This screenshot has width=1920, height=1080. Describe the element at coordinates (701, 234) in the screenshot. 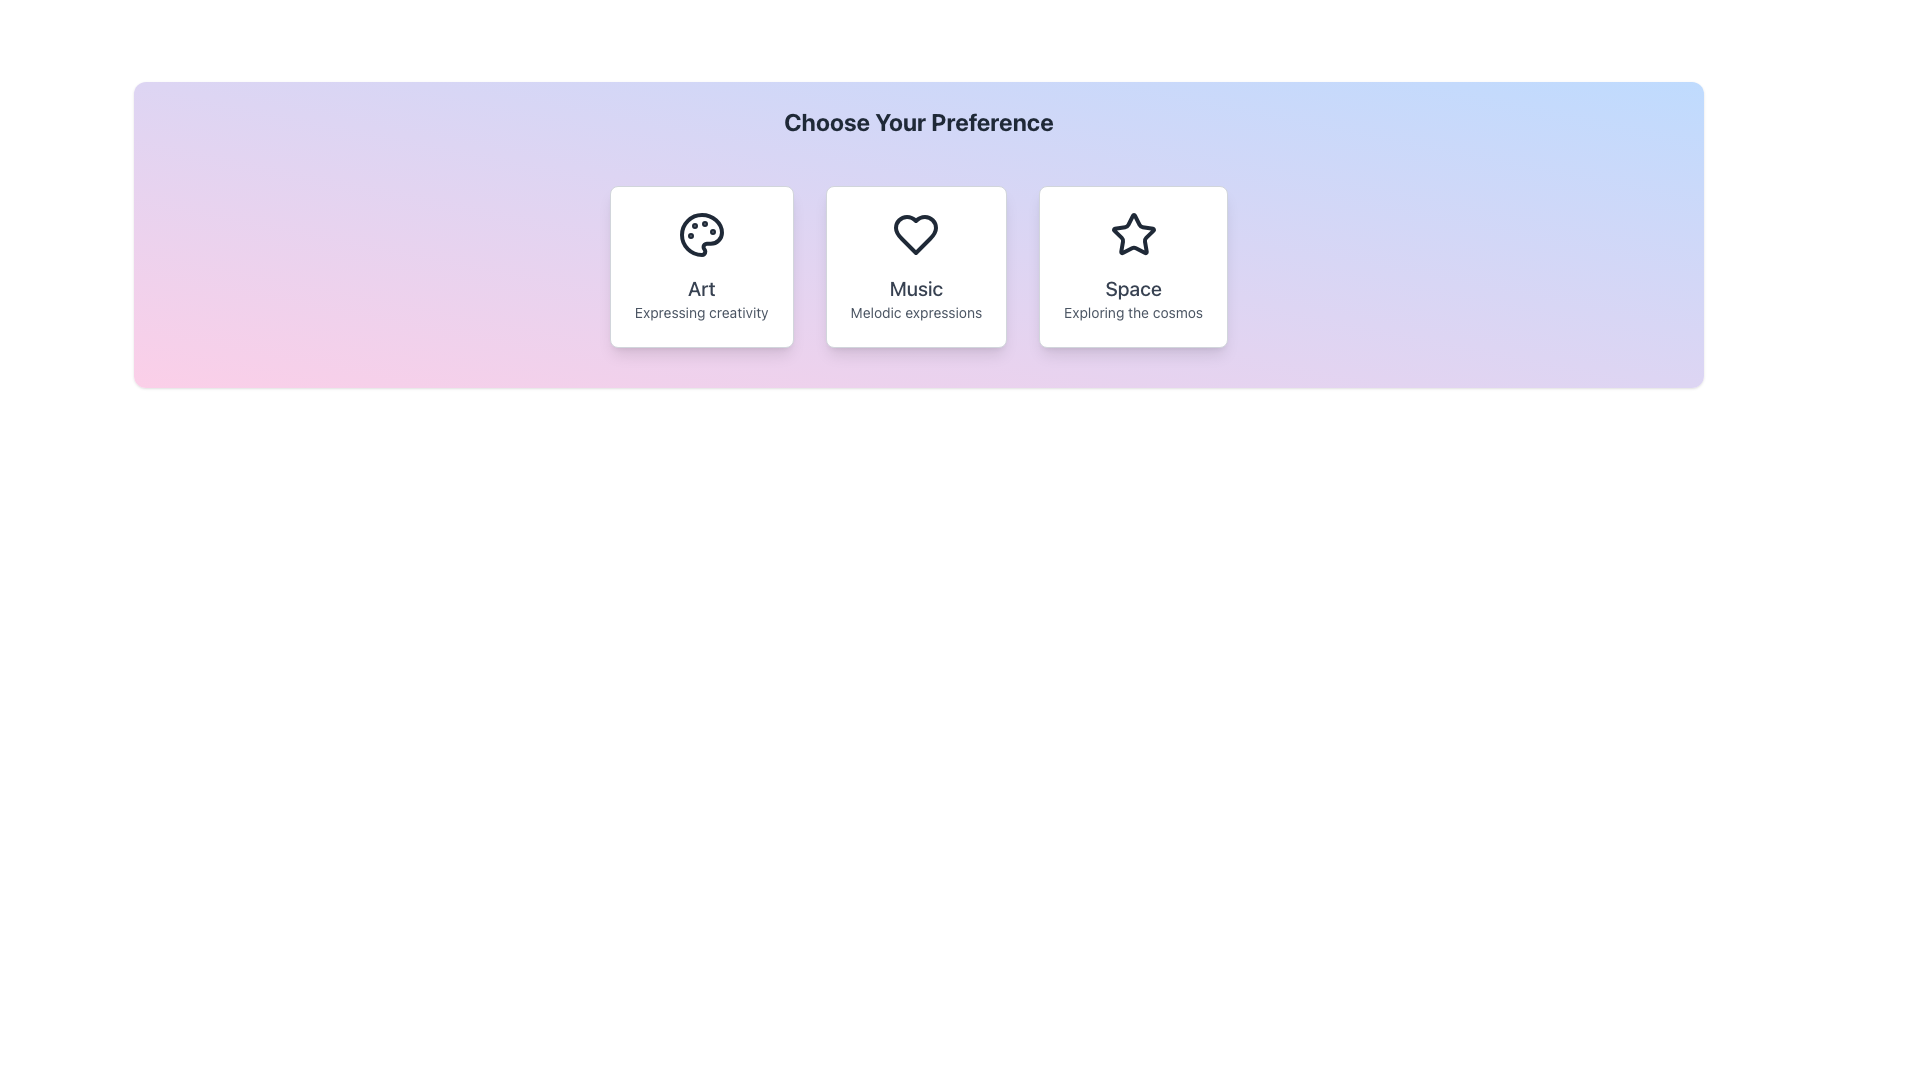

I see `the Vector Graphic Icon representing the 'Art' option to choose the preference` at that location.